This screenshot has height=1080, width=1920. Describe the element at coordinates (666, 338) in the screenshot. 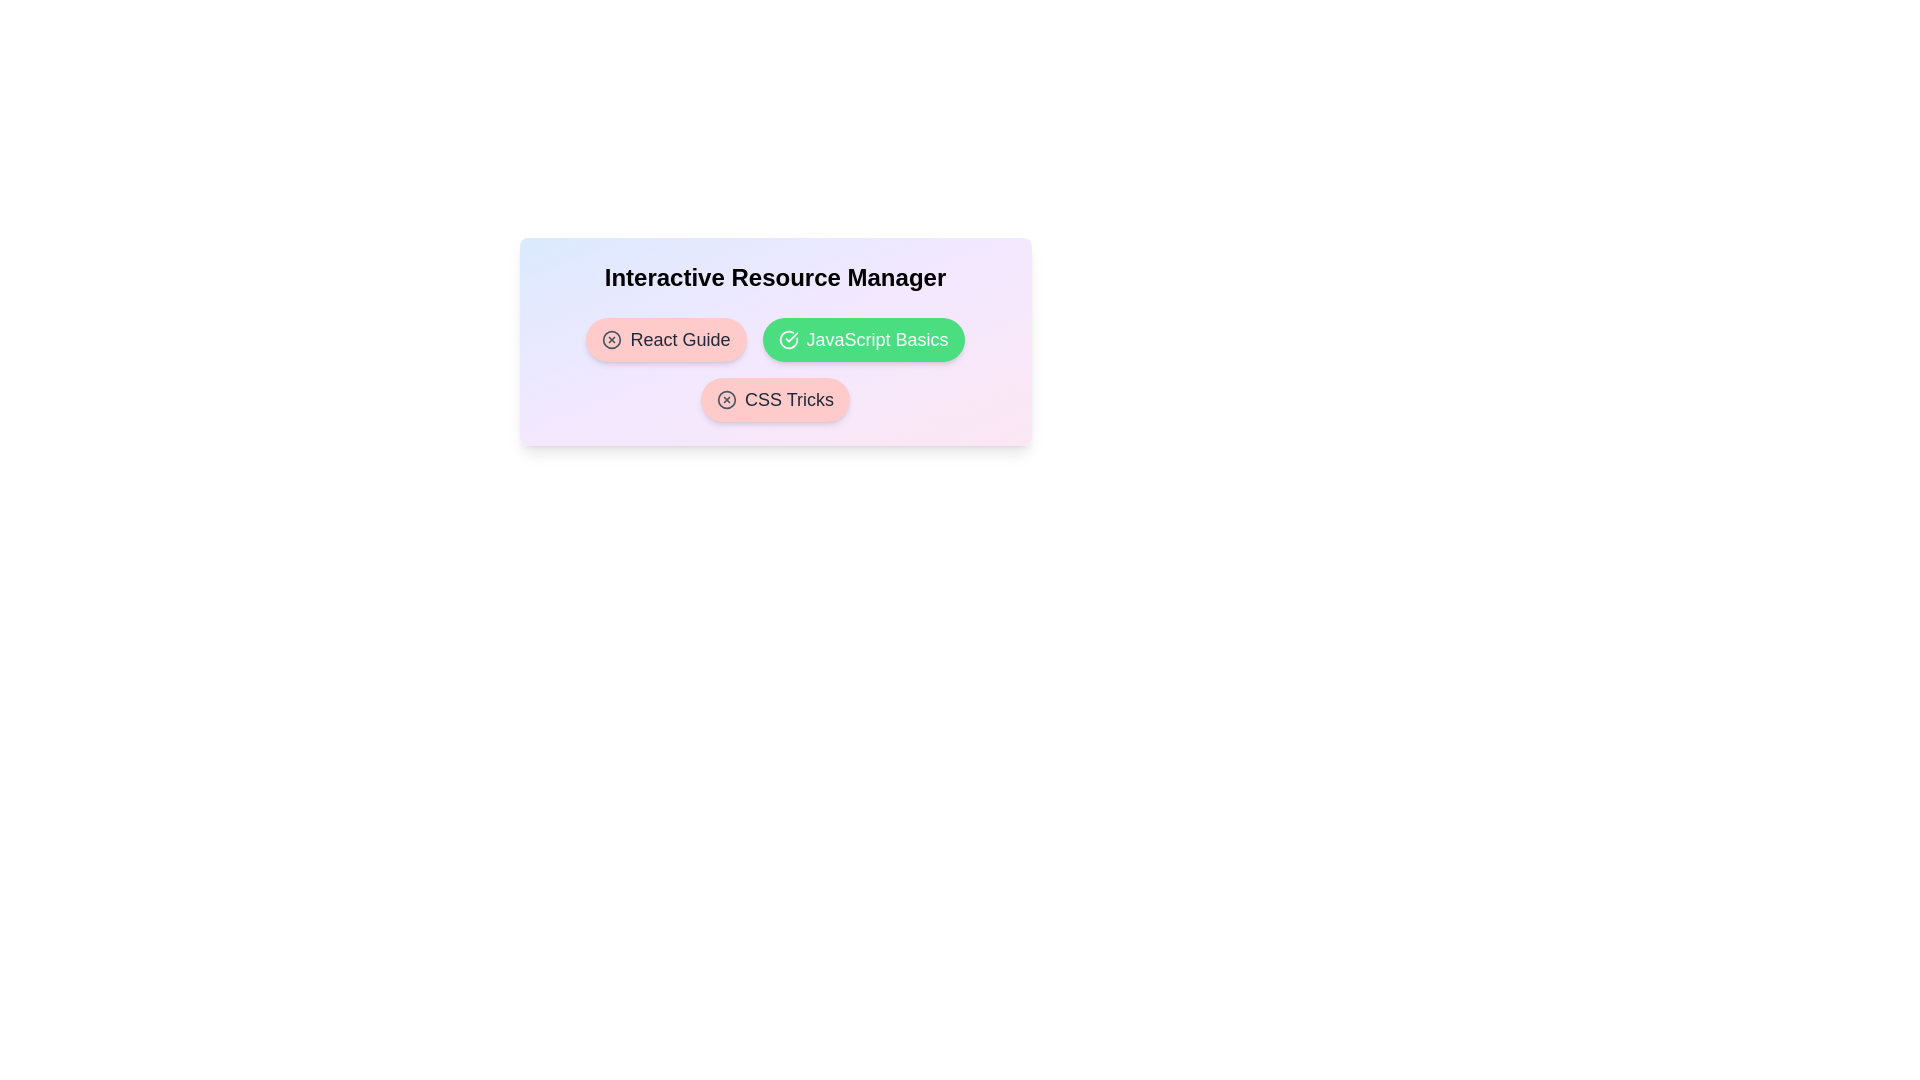

I see `the resource chip labeled 'React Guide' to observe its hover effect` at that location.